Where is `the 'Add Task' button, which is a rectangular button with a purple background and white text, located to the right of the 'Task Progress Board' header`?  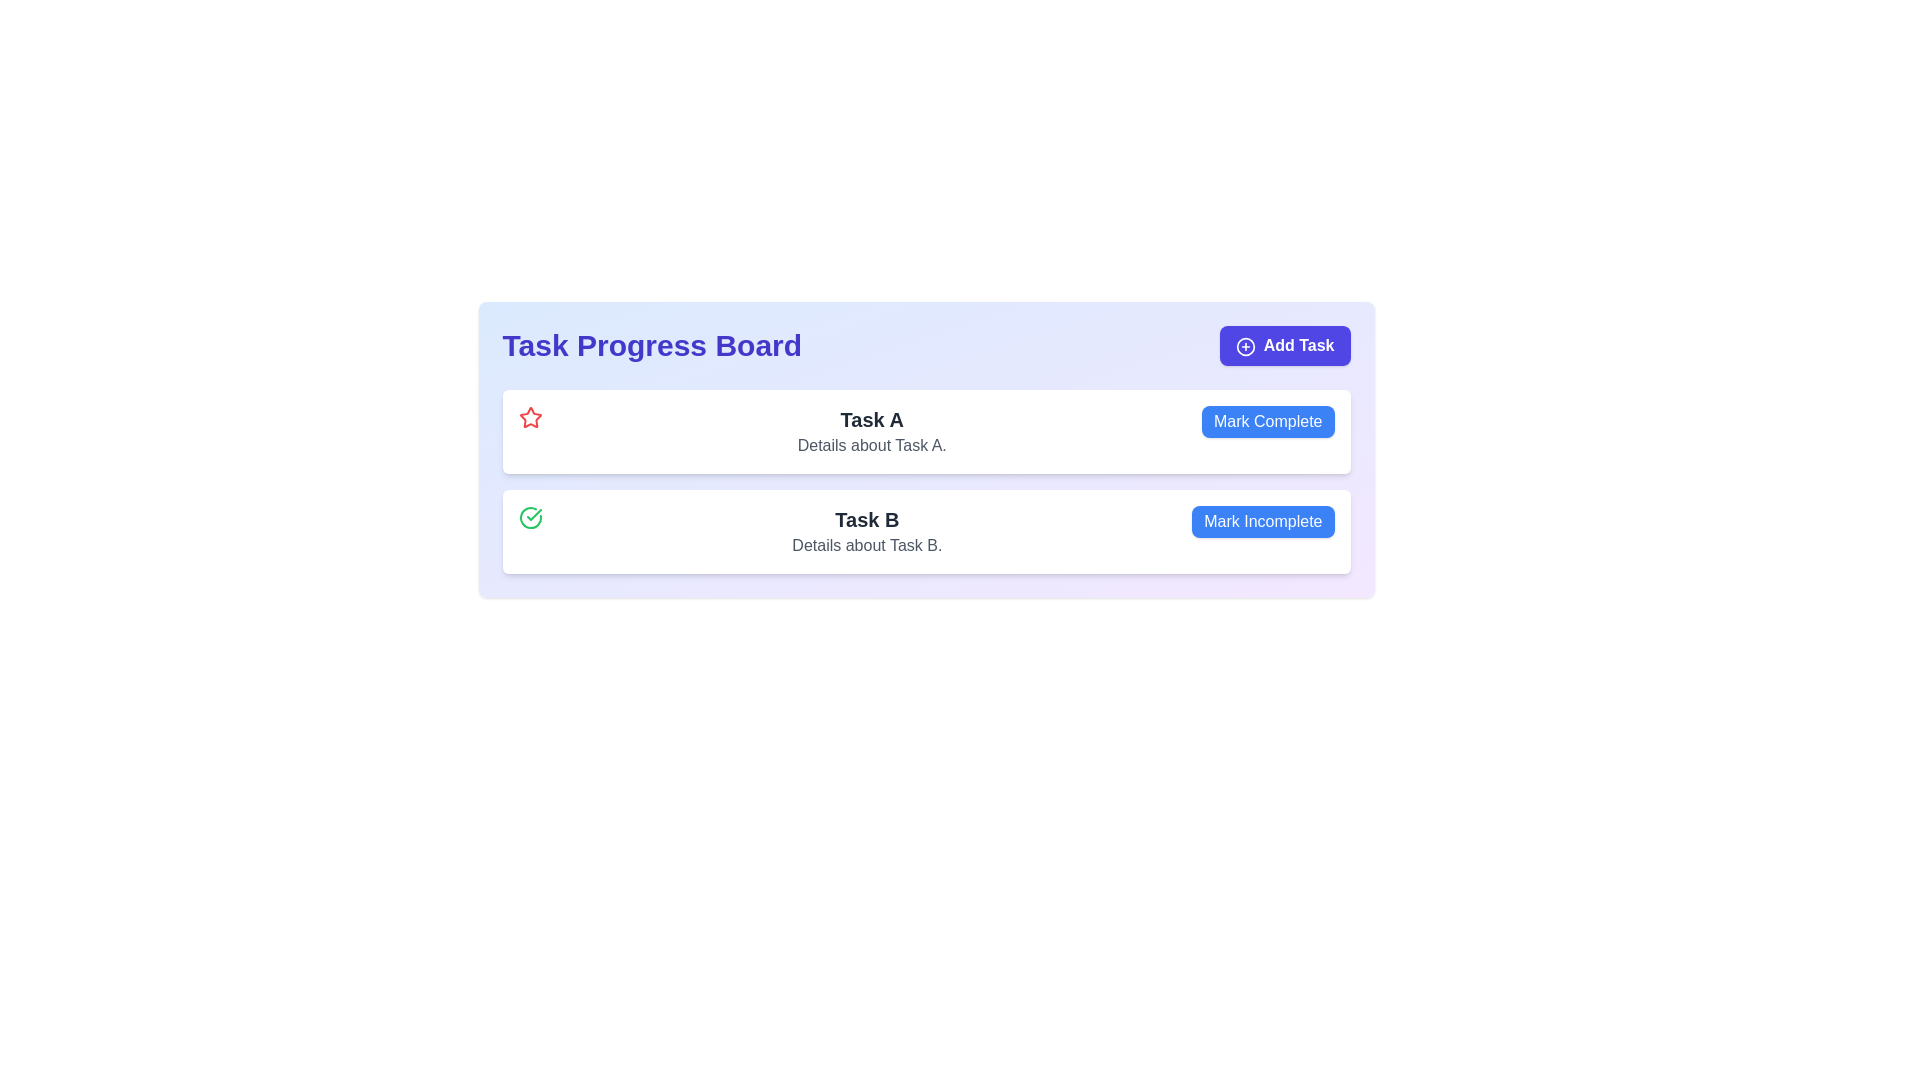
the 'Add Task' button, which is a rectangular button with a purple background and white text, located to the right of the 'Task Progress Board' header is located at coordinates (1285, 345).